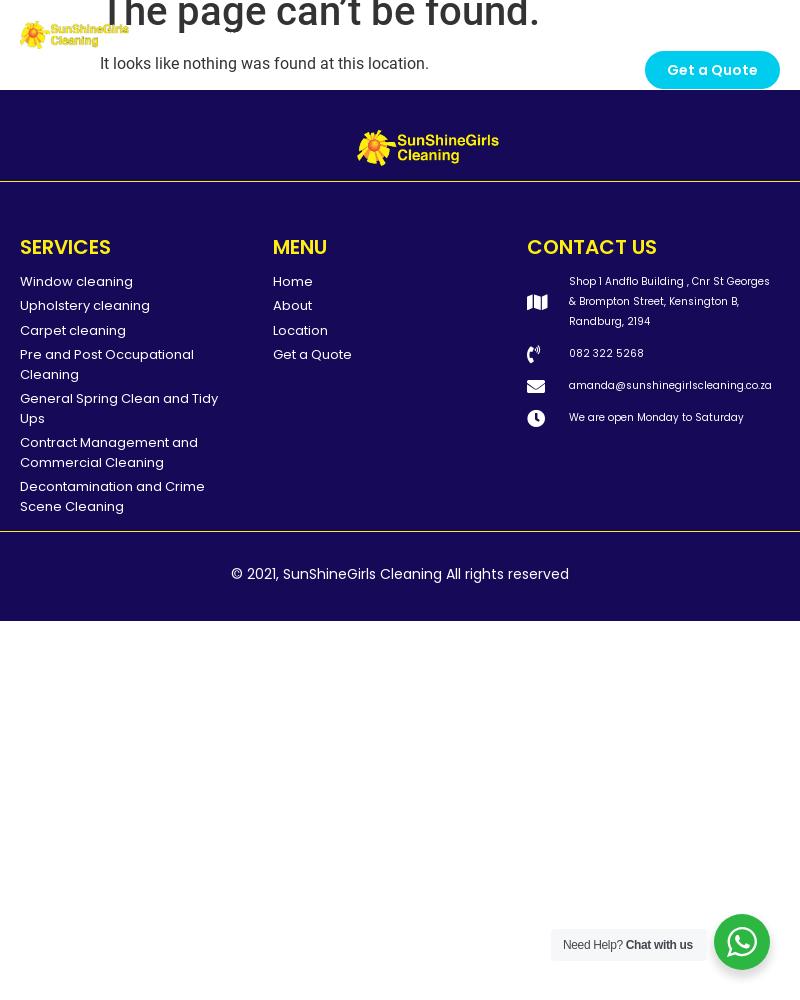 The width and height of the screenshot is (800, 1000). I want to click on 'We are open Monday to Saturday', so click(655, 416).